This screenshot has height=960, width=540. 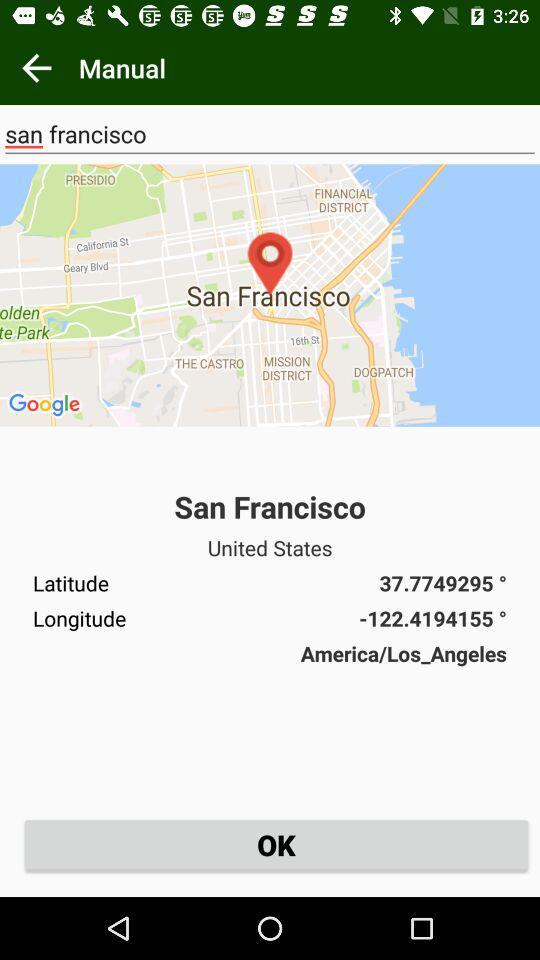 What do you see at coordinates (275, 843) in the screenshot?
I see `item below the america/los_angeles item` at bounding box center [275, 843].